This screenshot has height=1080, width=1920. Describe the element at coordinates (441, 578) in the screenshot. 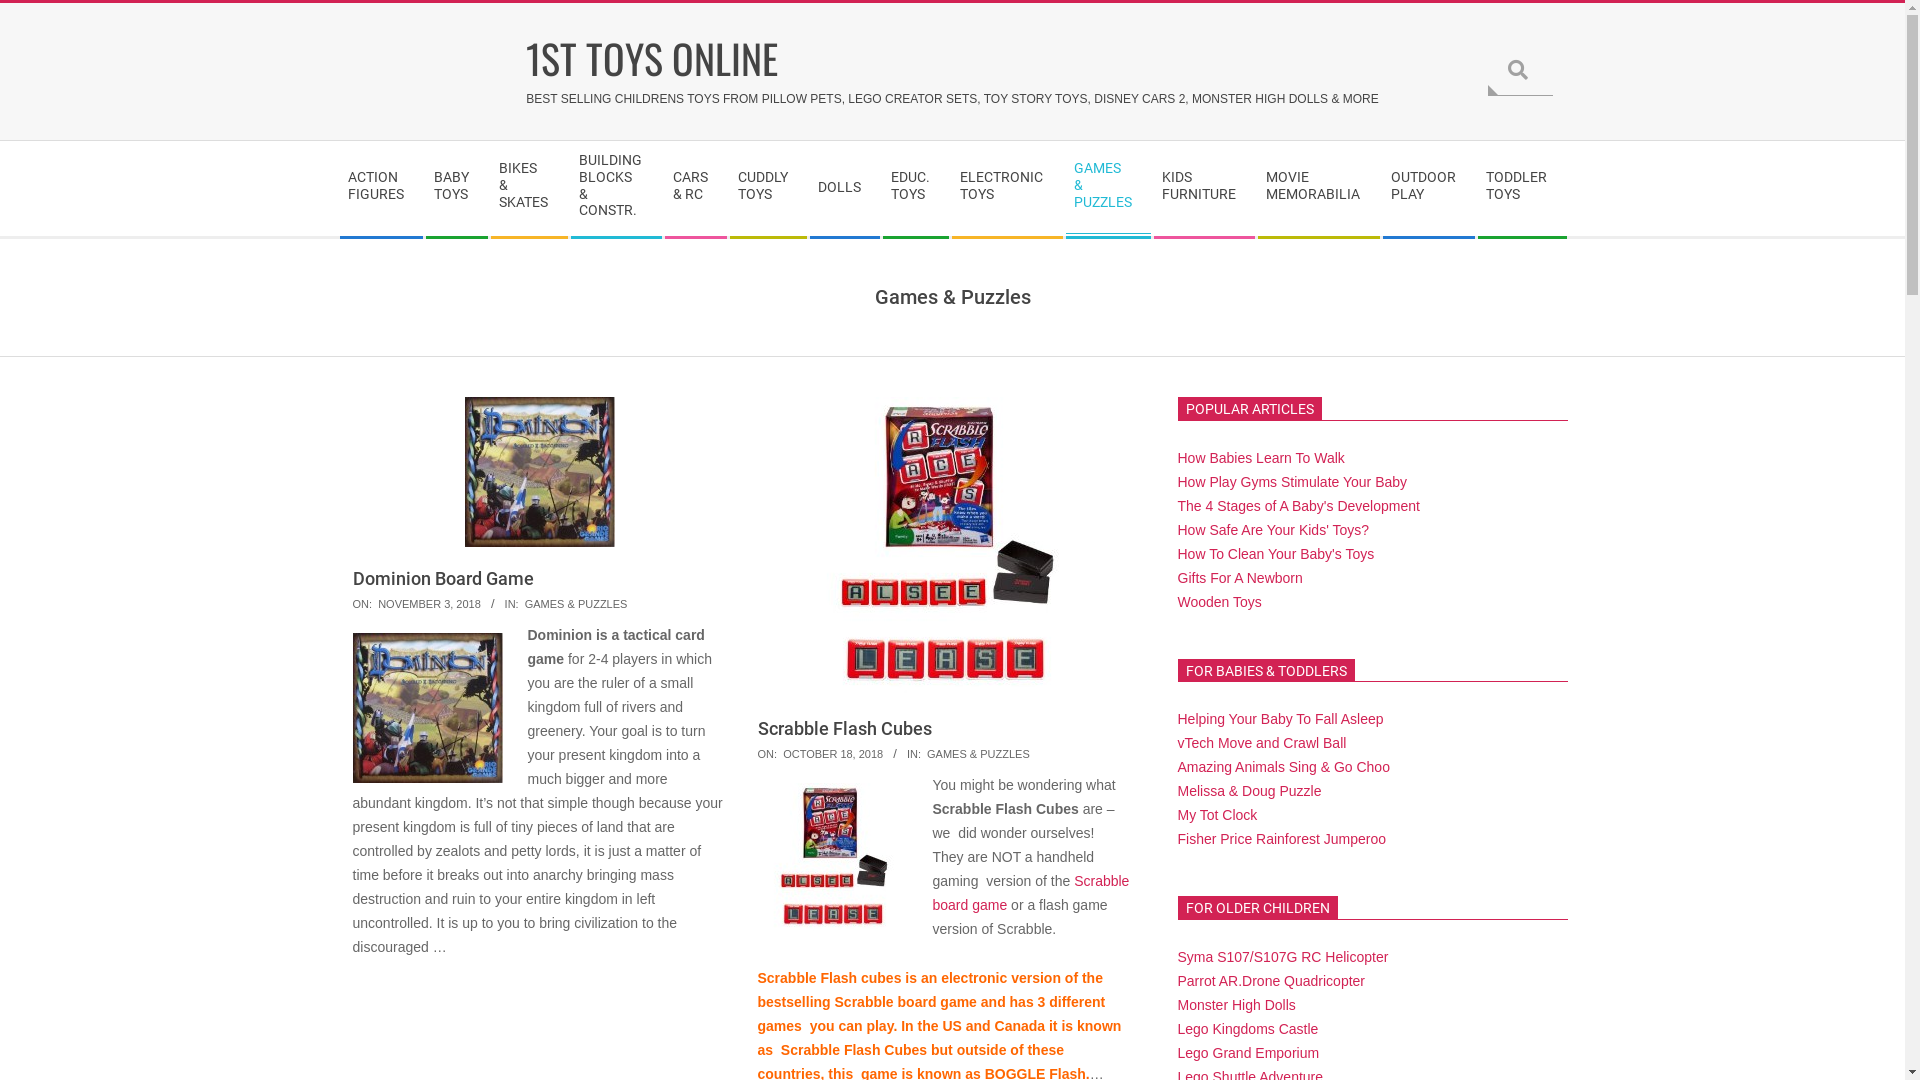

I see `'Dominion Board Game'` at that location.